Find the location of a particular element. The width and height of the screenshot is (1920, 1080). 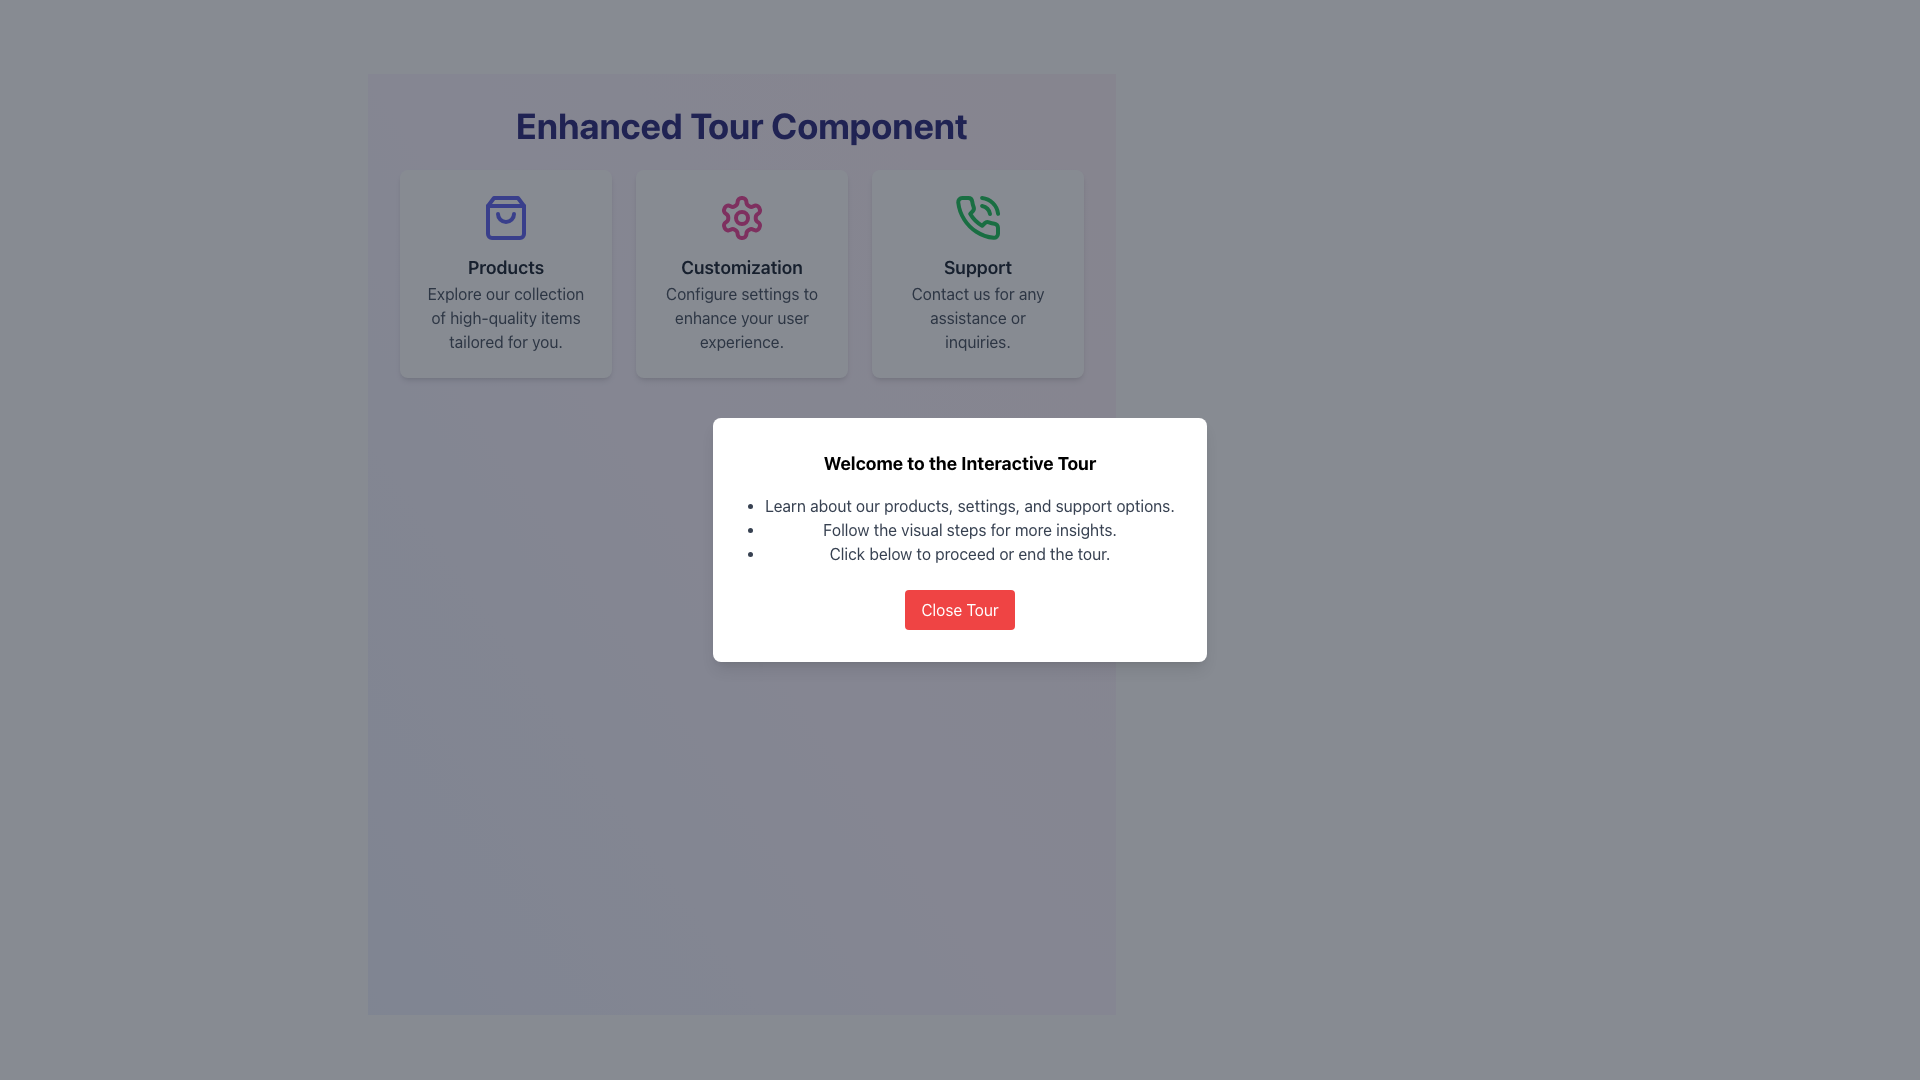

the prominent headline that reads 'Welcome to the Interactive Tour', which is positioned at the top of a white card-shaped component in the main interface is located at coordinates (960, 463).